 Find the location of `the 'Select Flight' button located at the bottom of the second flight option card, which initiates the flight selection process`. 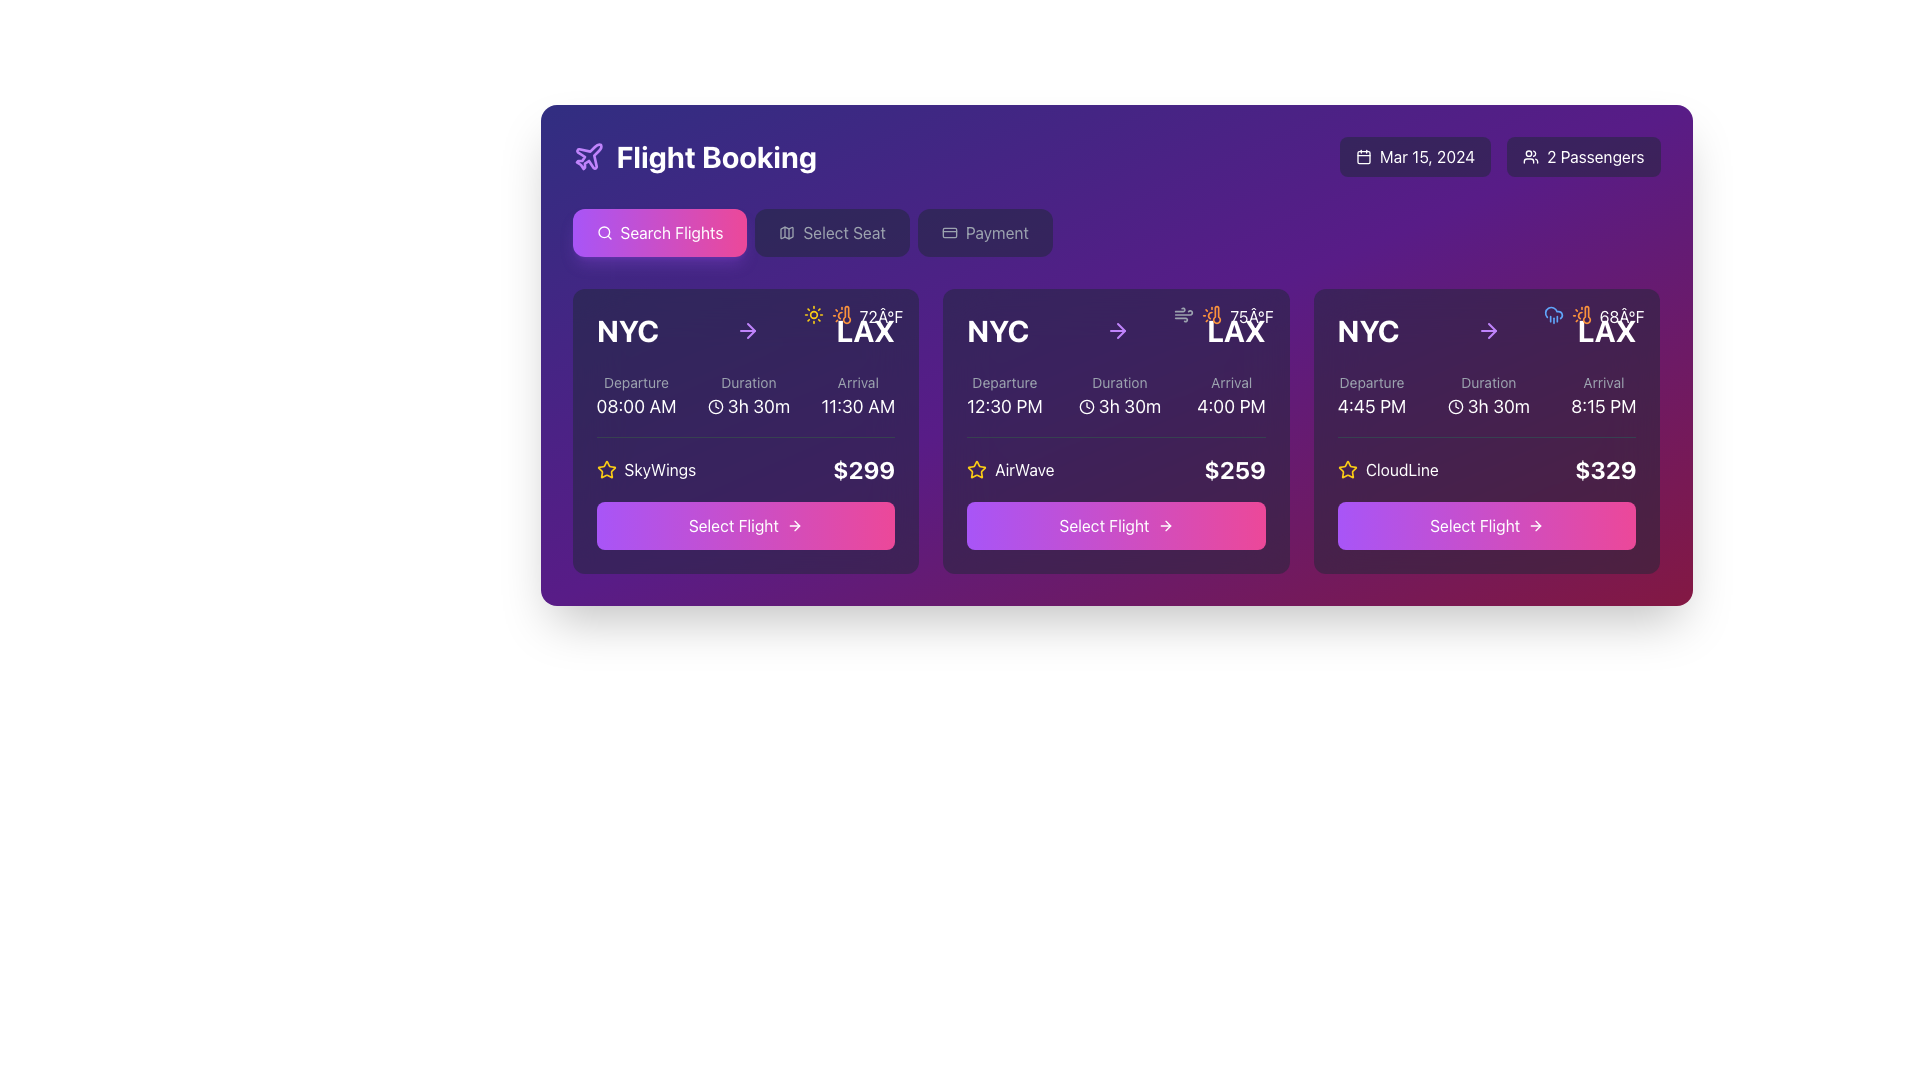

the 'Select Flight' button located at the bottom of the second flight option card, which initiates the flight selection process is located at coordinates (1115, 524).